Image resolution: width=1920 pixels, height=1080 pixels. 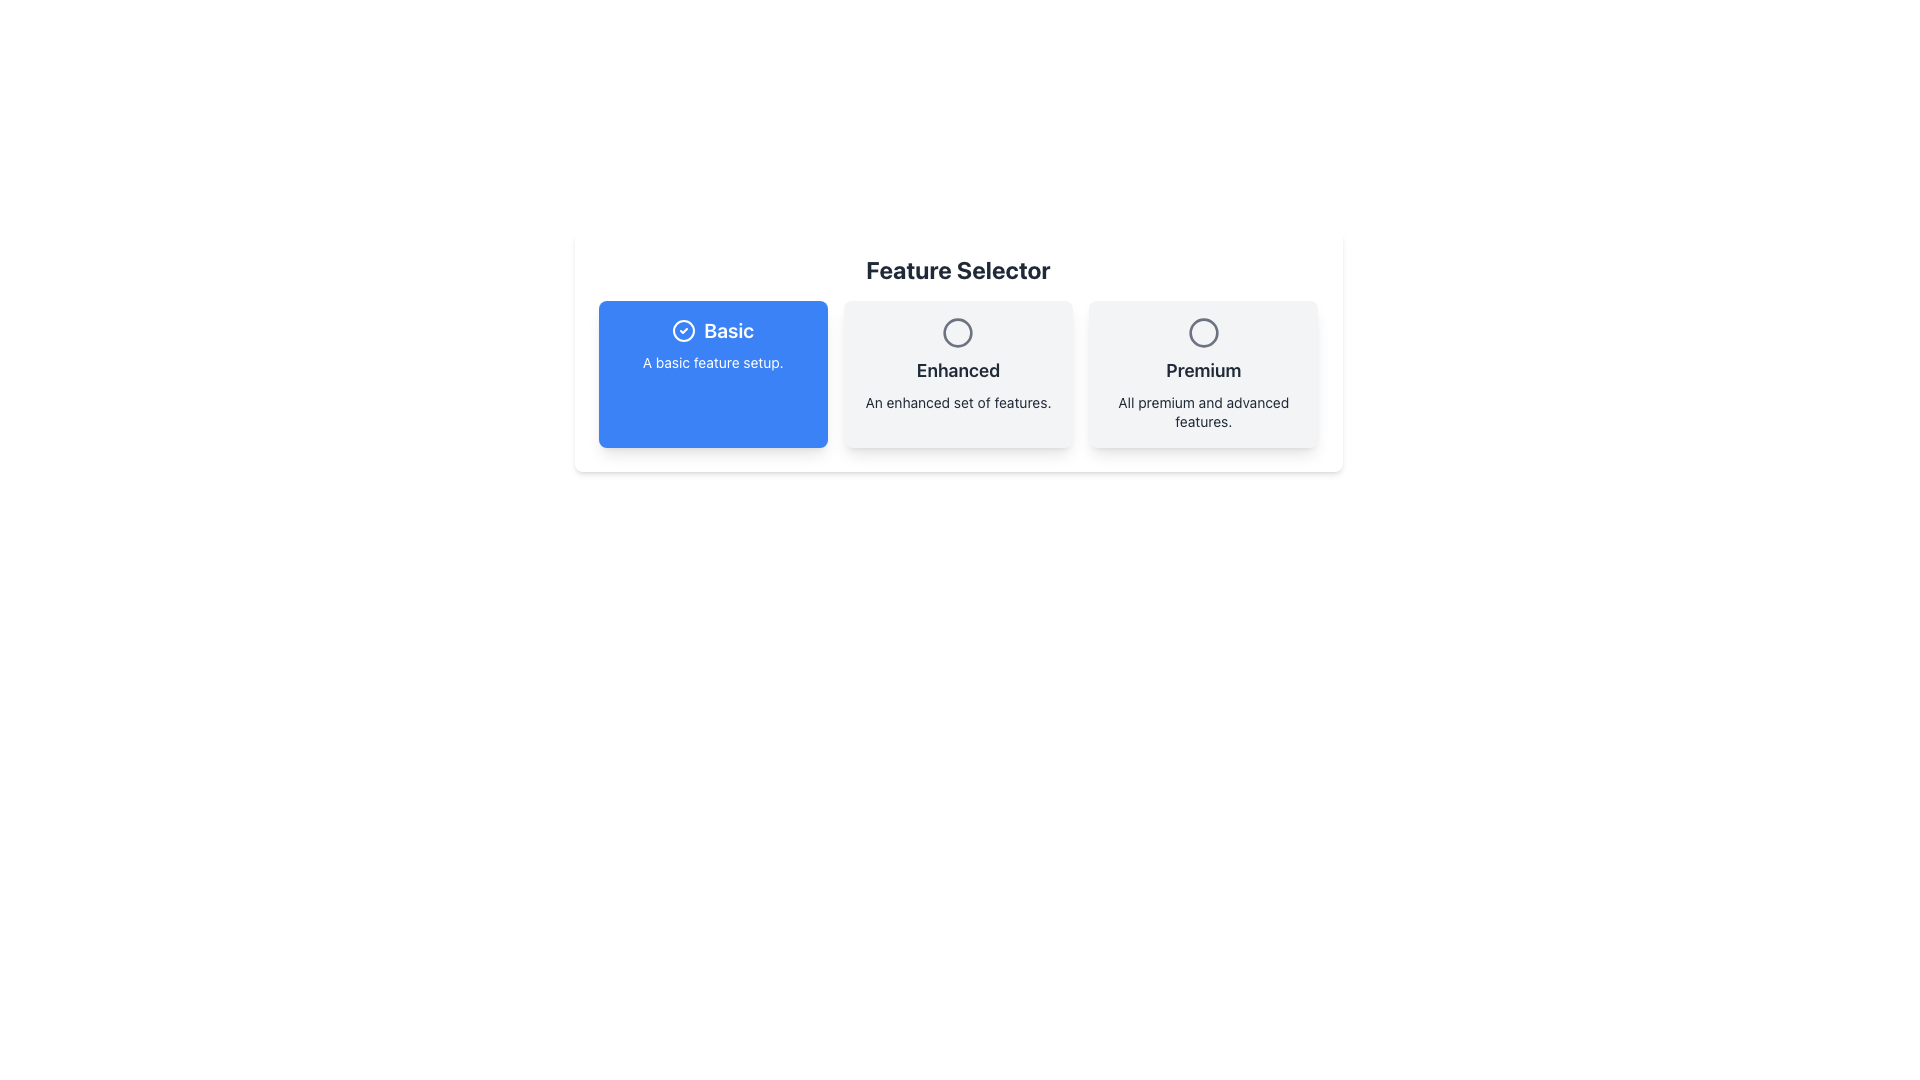 I want to click on the secondary descriptive text saying 'An enhanced set of features.' located within the 'Enhanced' card, so click(x=957, y=402).